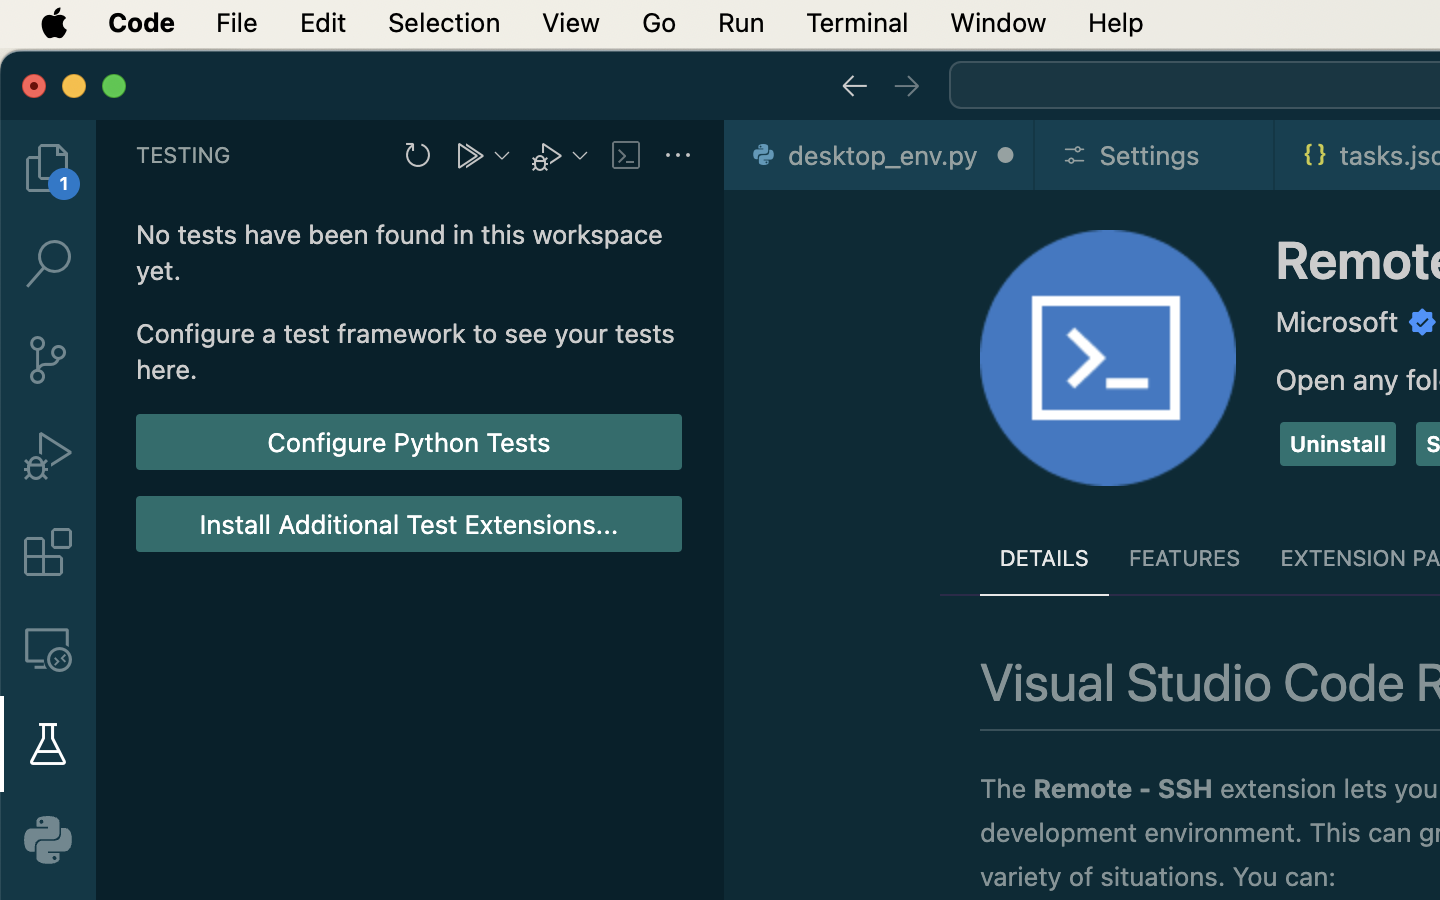 Image resolution: width=1440 pixels, height=900 pixels. What do you see at coordinates (46, 262) in the screenshot?
I see `'0 '` at bounding box center [46, 262].